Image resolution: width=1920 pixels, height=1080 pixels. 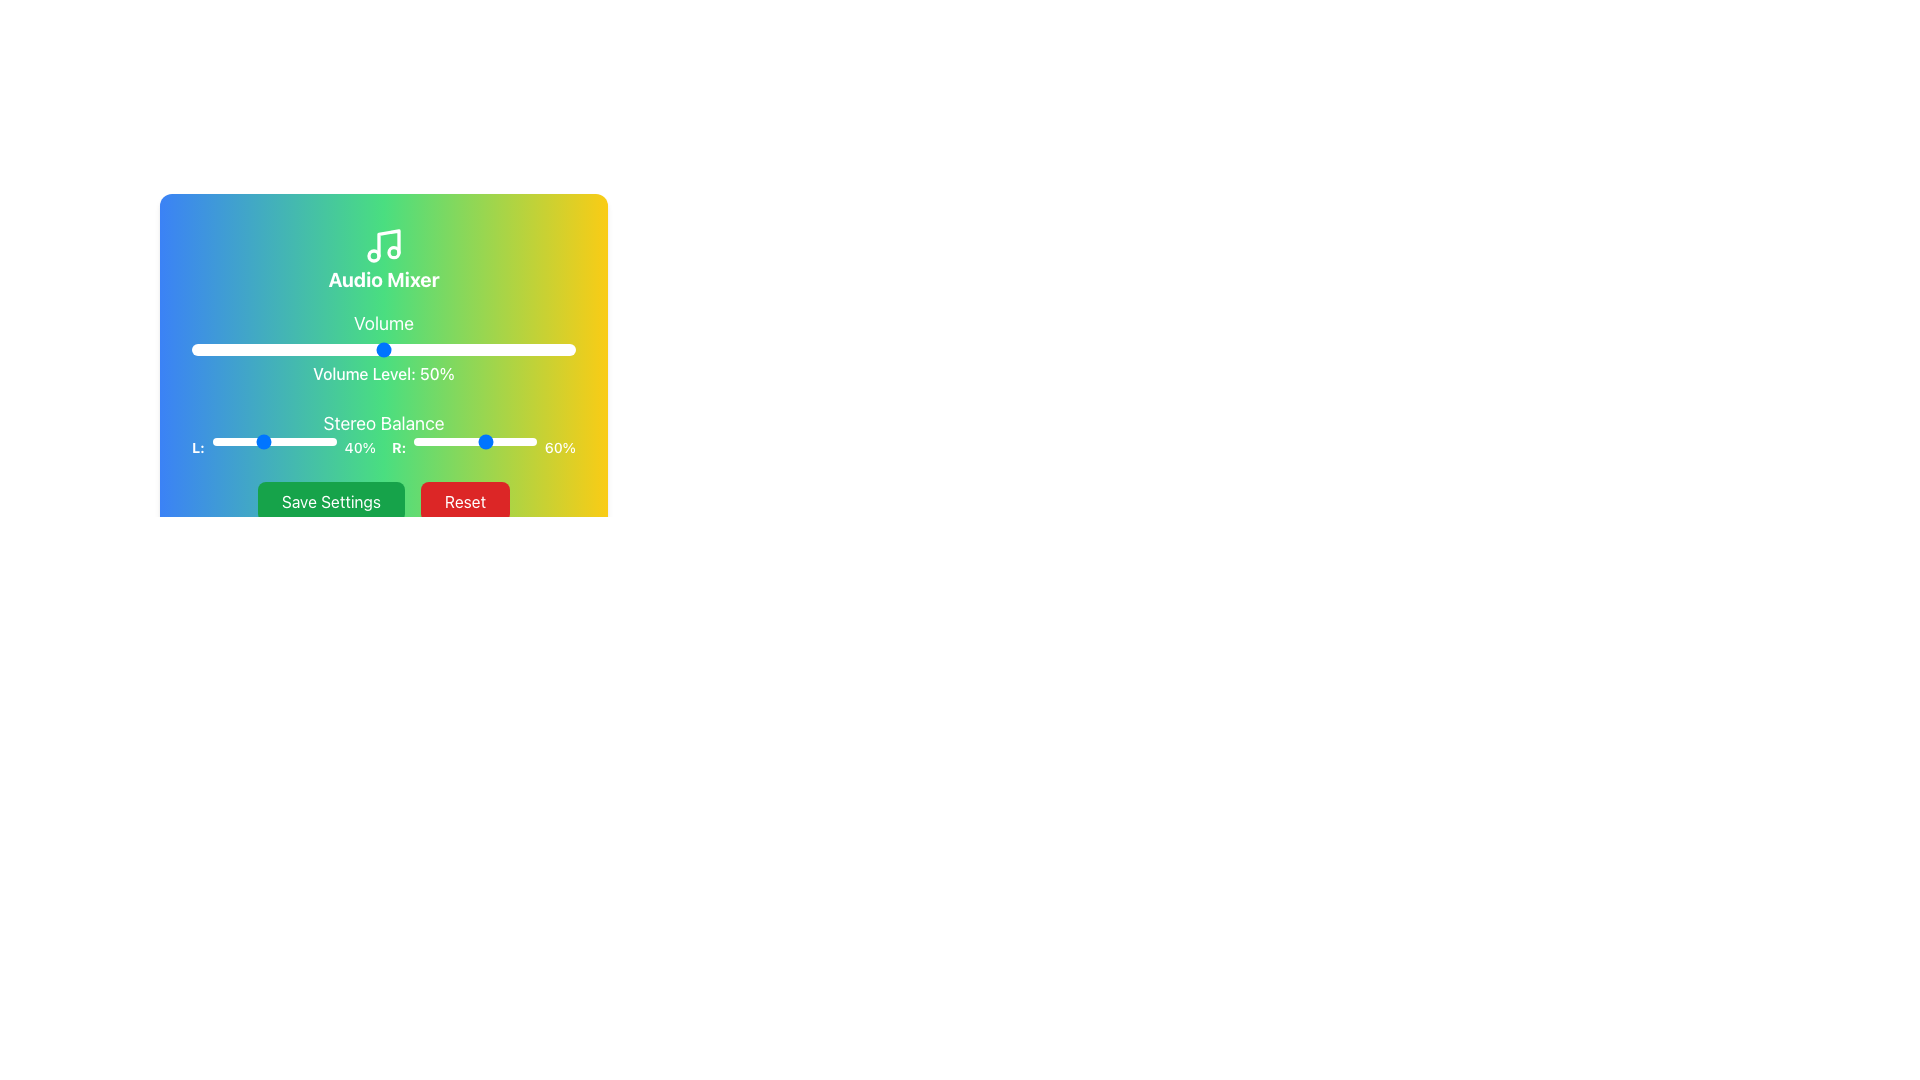 I want to click on the small circular shape representing a dot or marker, located near the bottom-right area of the musical note icon within the SVG graphic, so click(x=393, y=250).